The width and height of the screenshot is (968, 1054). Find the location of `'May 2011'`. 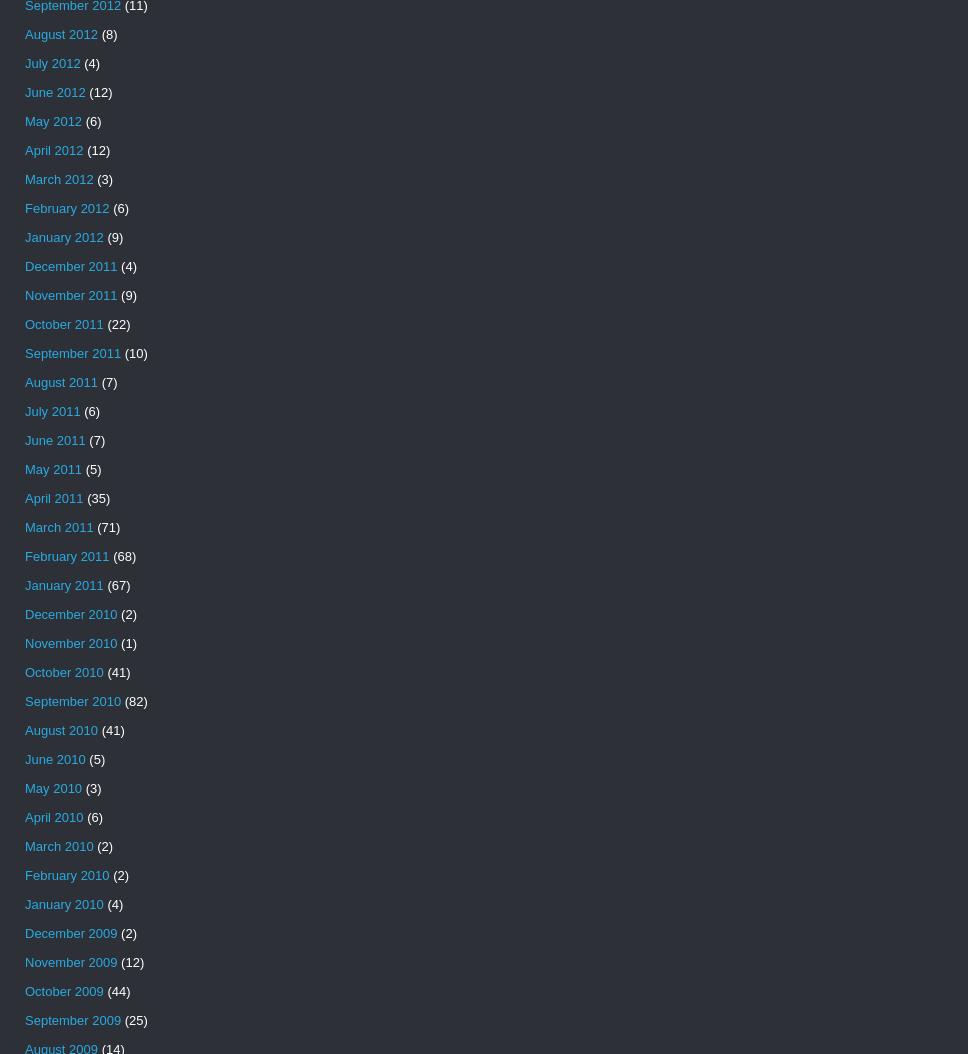

'May 2011' is located at coordinates (52, 469).